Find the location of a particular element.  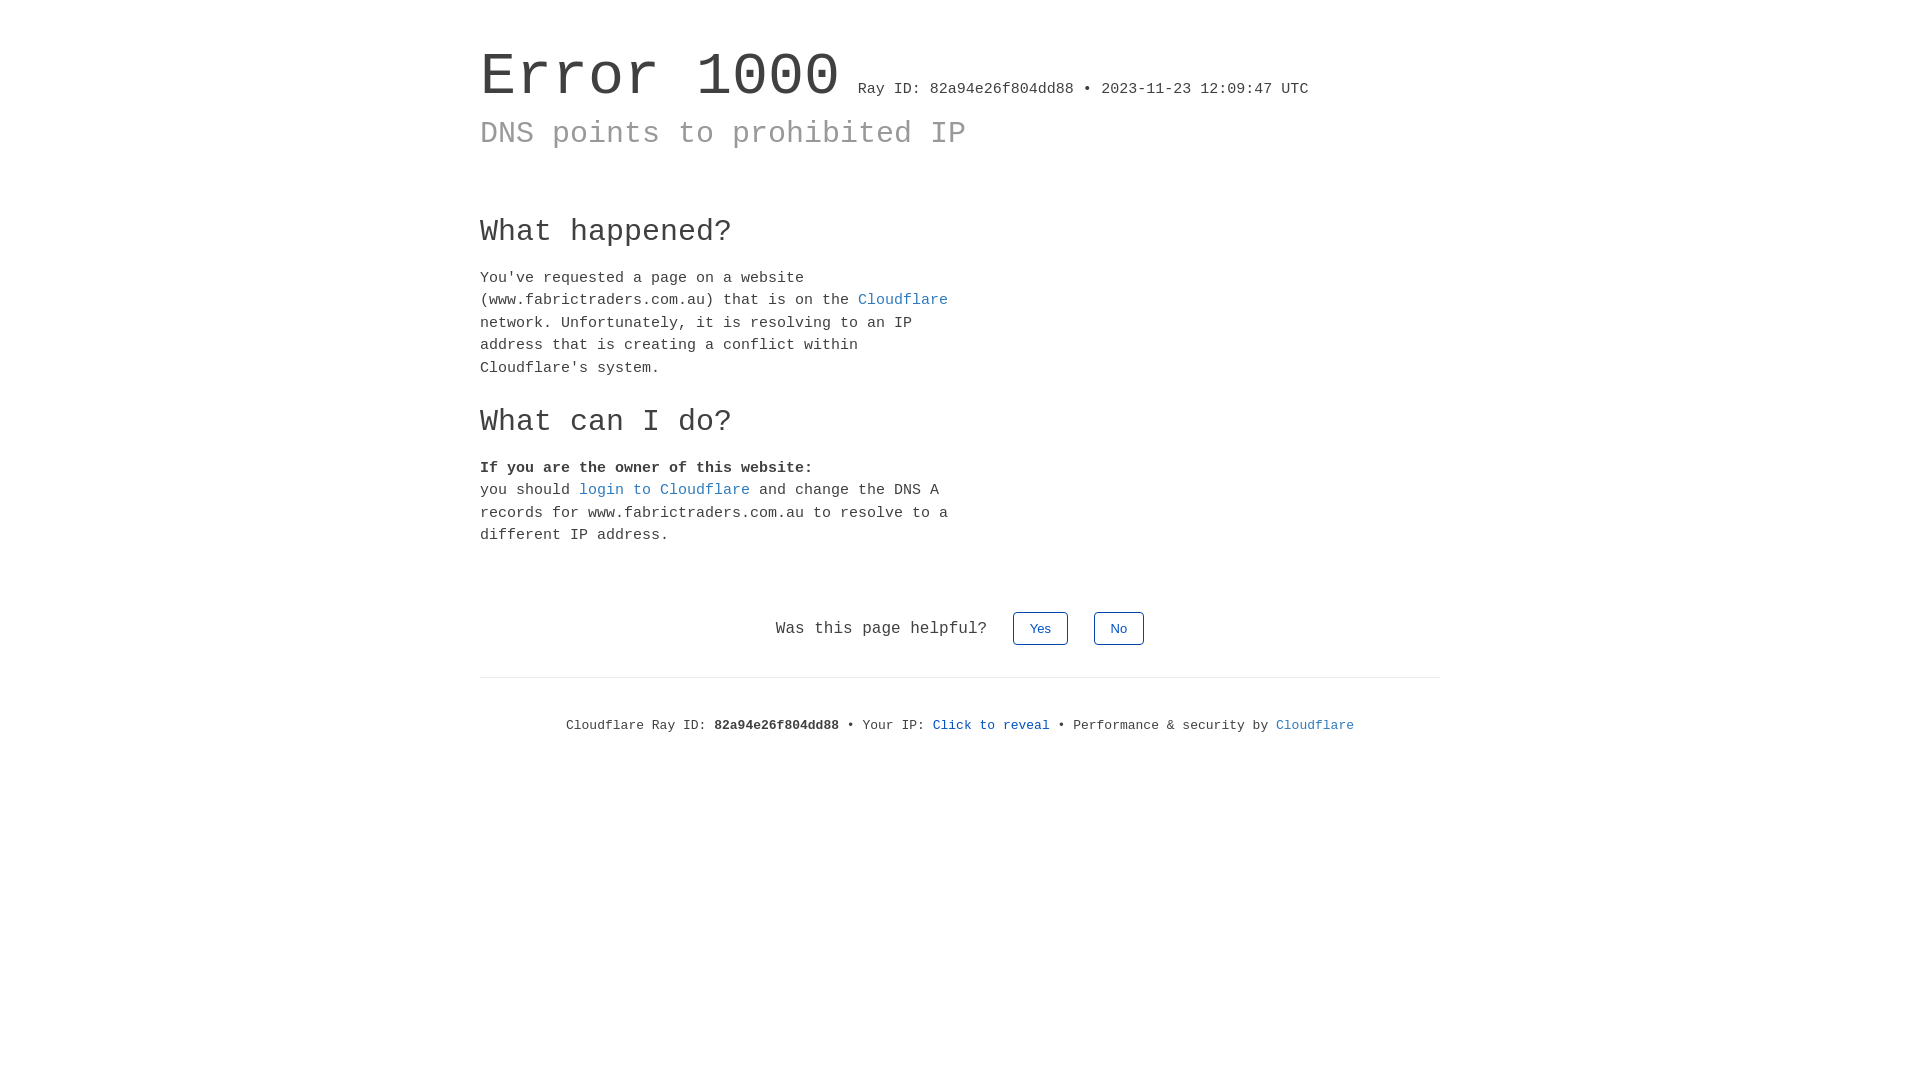

'Cloudflare' is located at coordinates (858, 300).